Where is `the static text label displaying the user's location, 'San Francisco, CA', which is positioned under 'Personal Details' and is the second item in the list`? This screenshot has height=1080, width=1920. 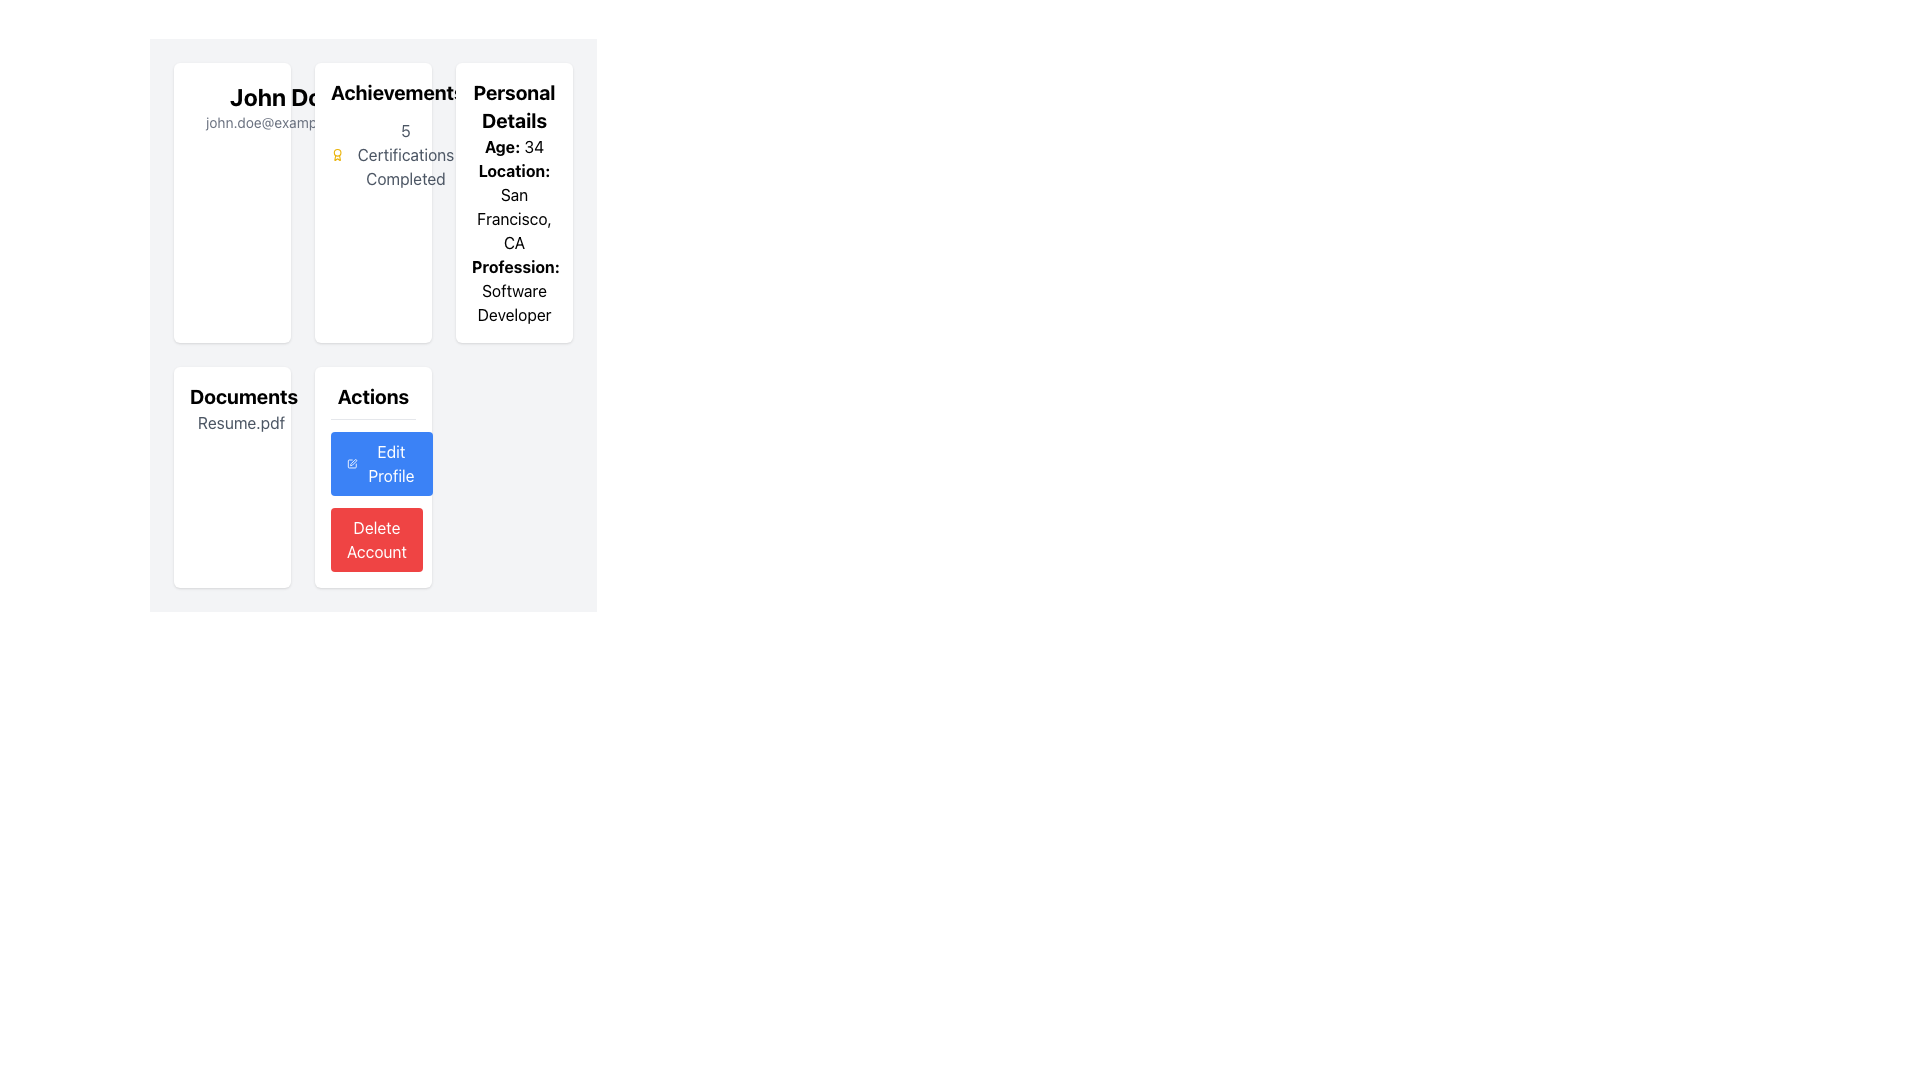
the static text label displaying the user's location, 'San Francisco, CA', which is positioned under 'Personal Details' and is the second item in the list is located at coordinates (514, 207).